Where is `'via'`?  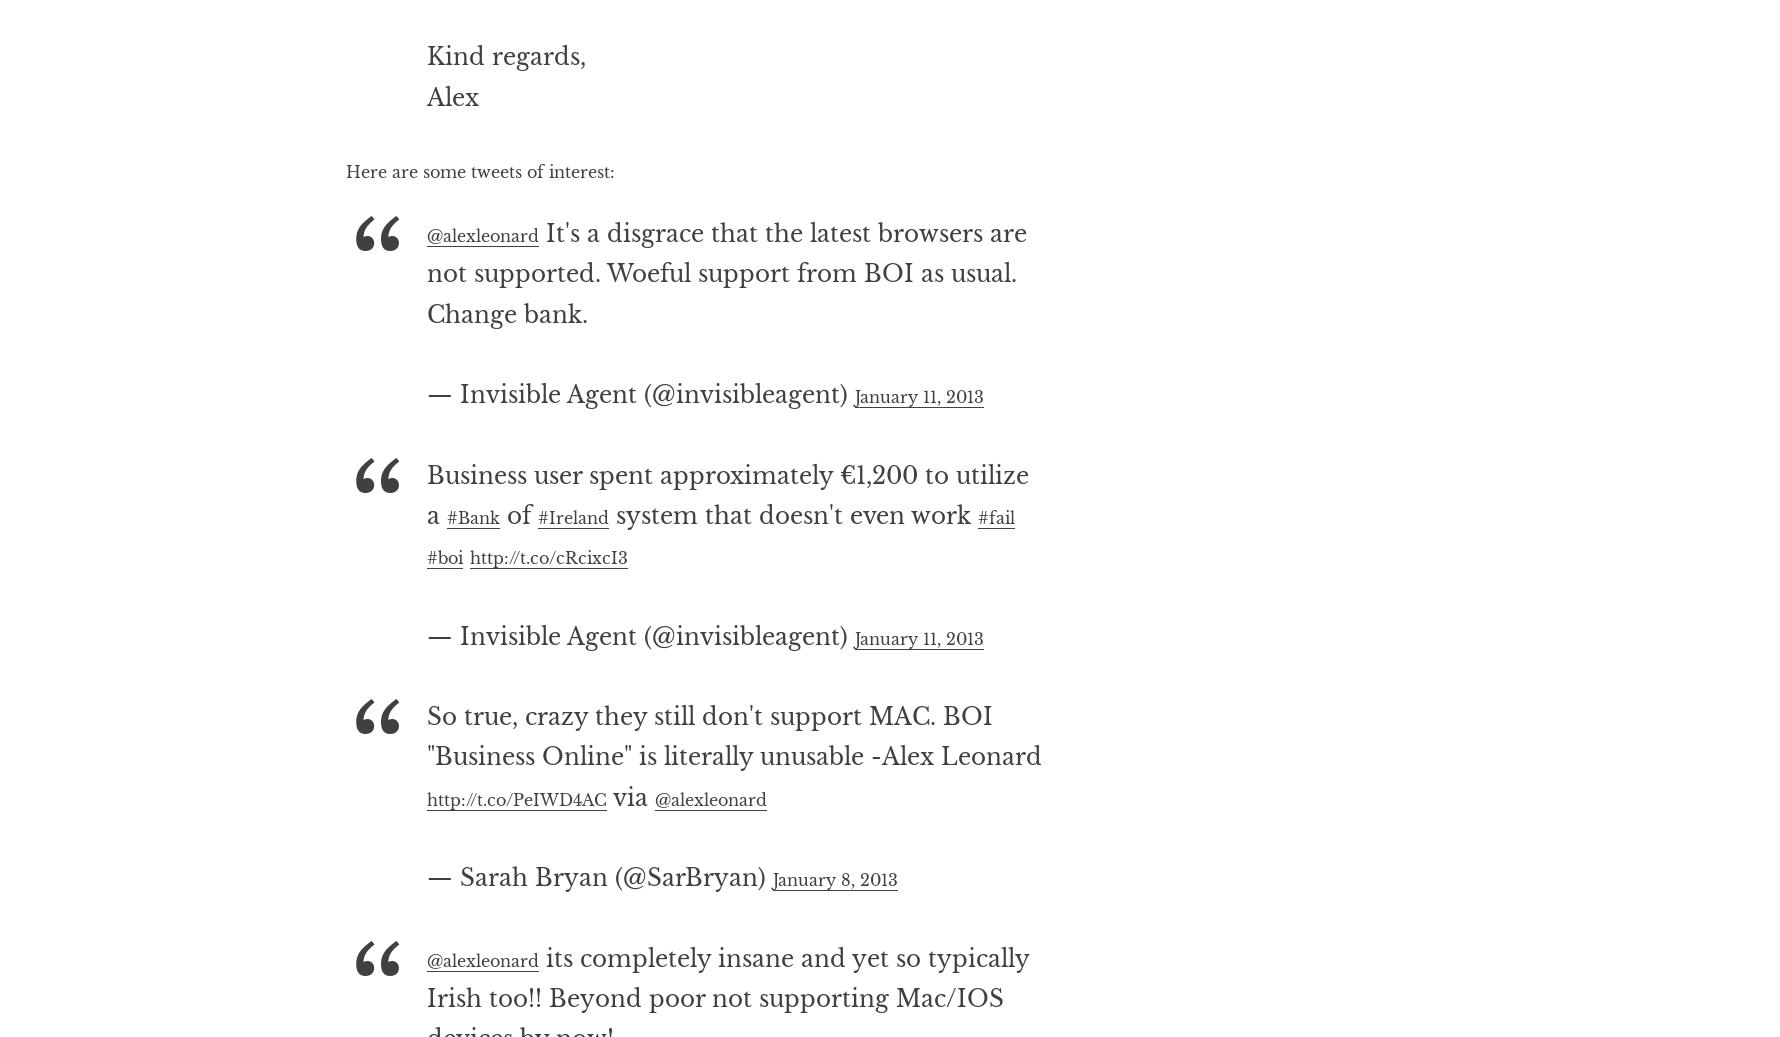 'via' is located at coordinates (711, 878).